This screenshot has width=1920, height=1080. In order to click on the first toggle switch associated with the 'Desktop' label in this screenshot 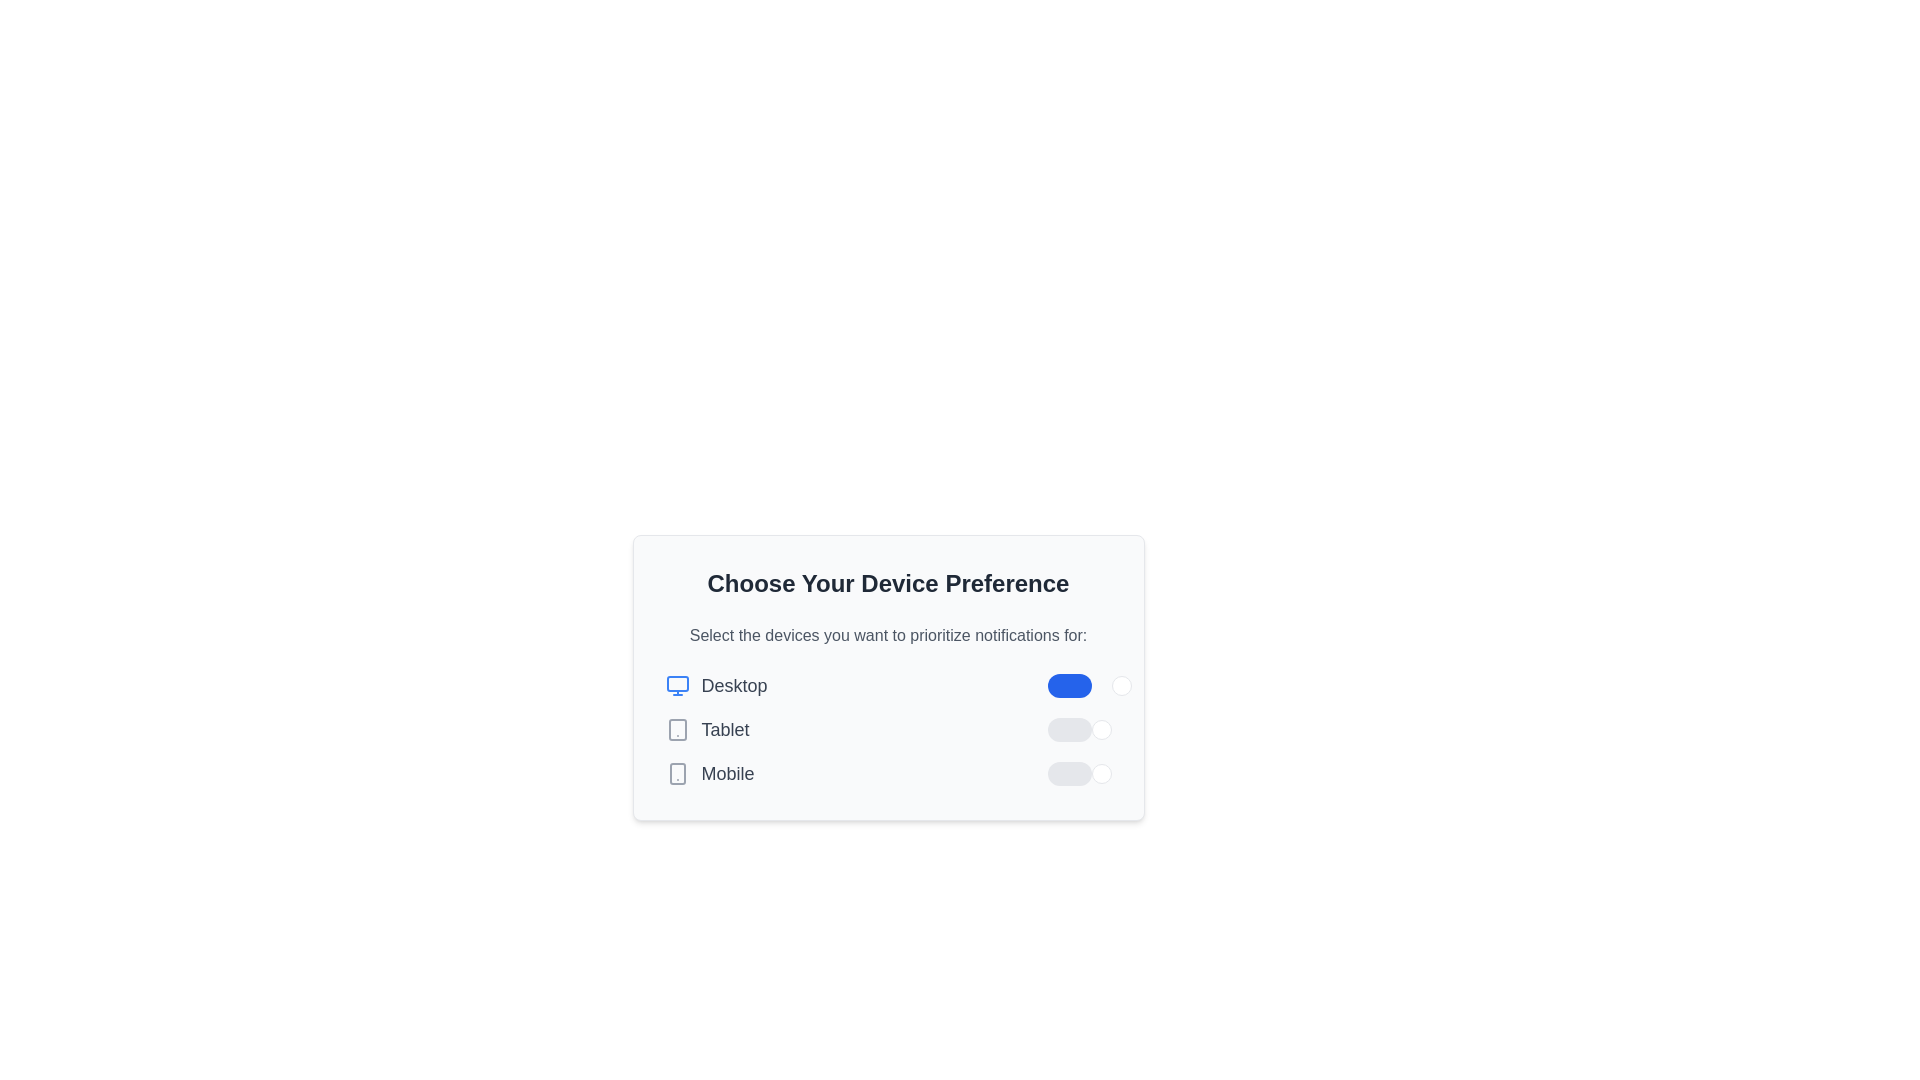, I will do `click(1078, 685)`.